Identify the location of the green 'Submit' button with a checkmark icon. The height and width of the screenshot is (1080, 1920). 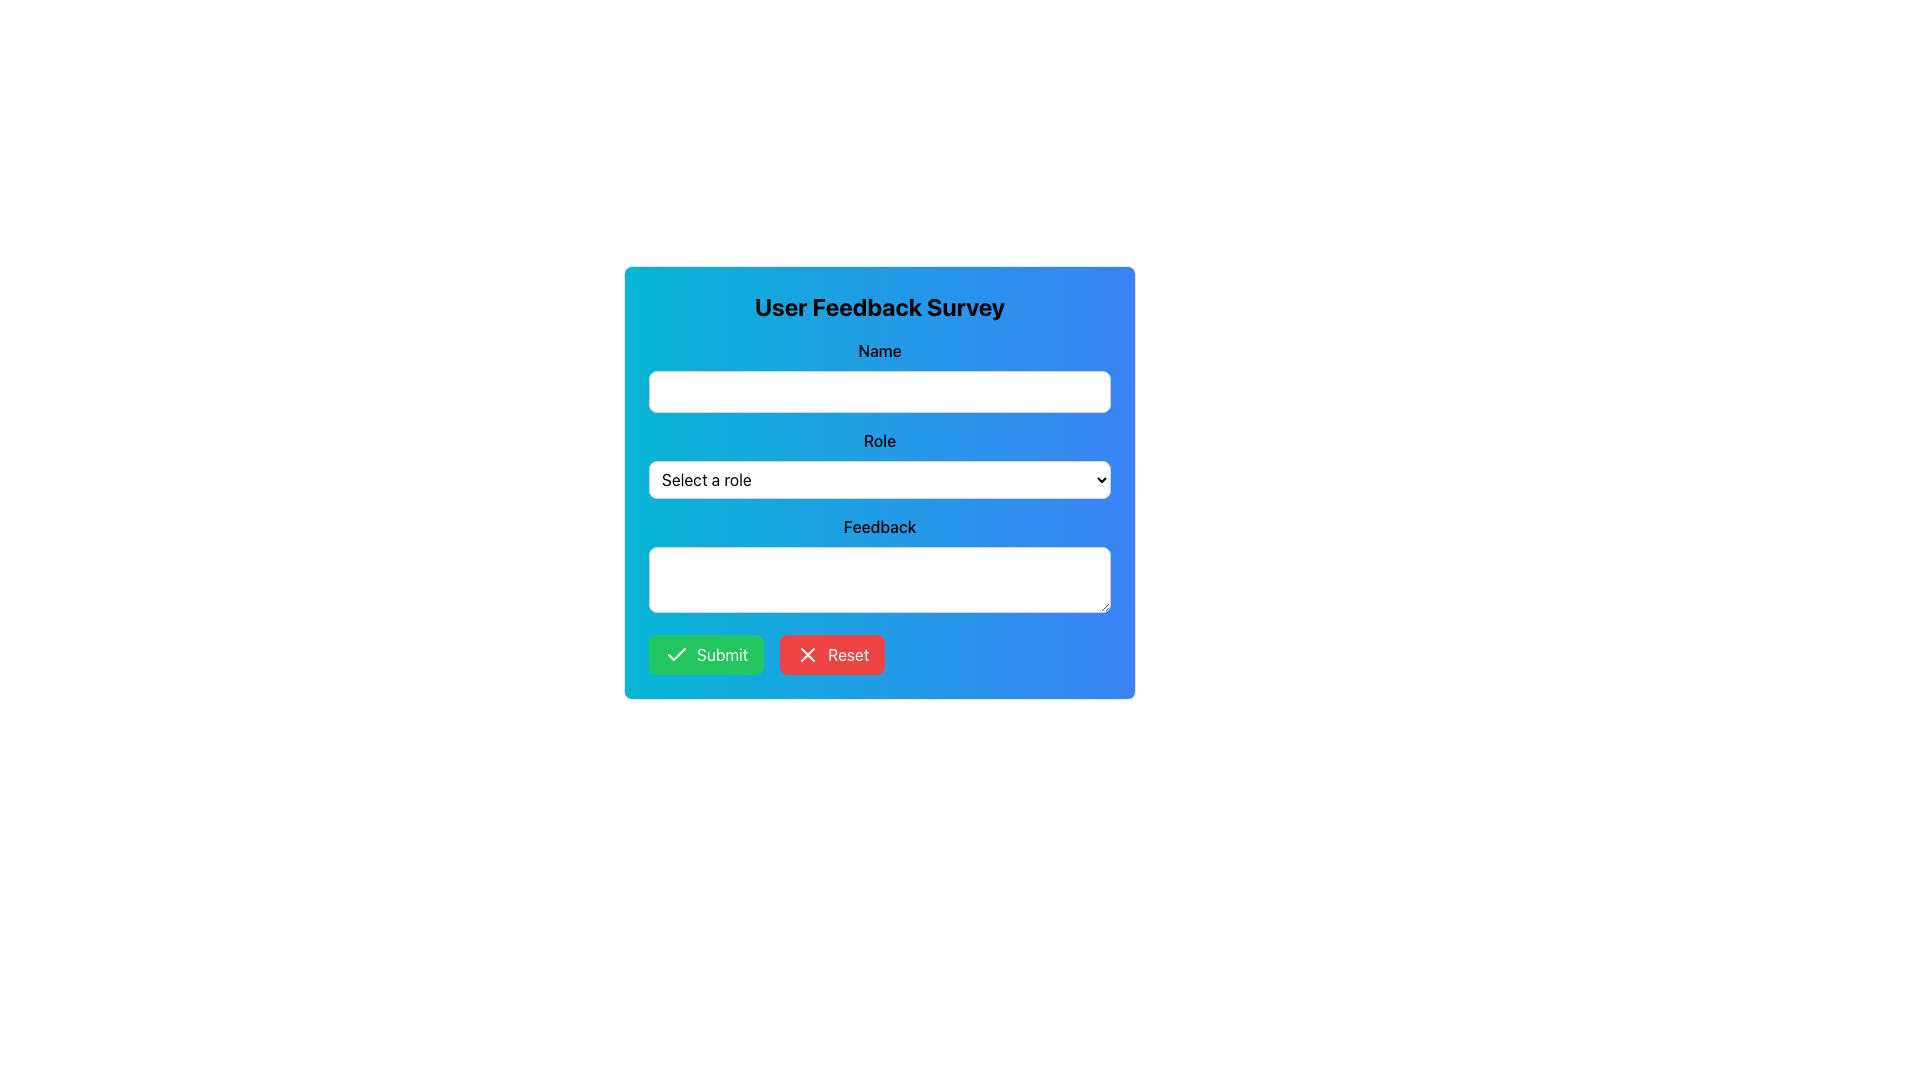
(706, 655).